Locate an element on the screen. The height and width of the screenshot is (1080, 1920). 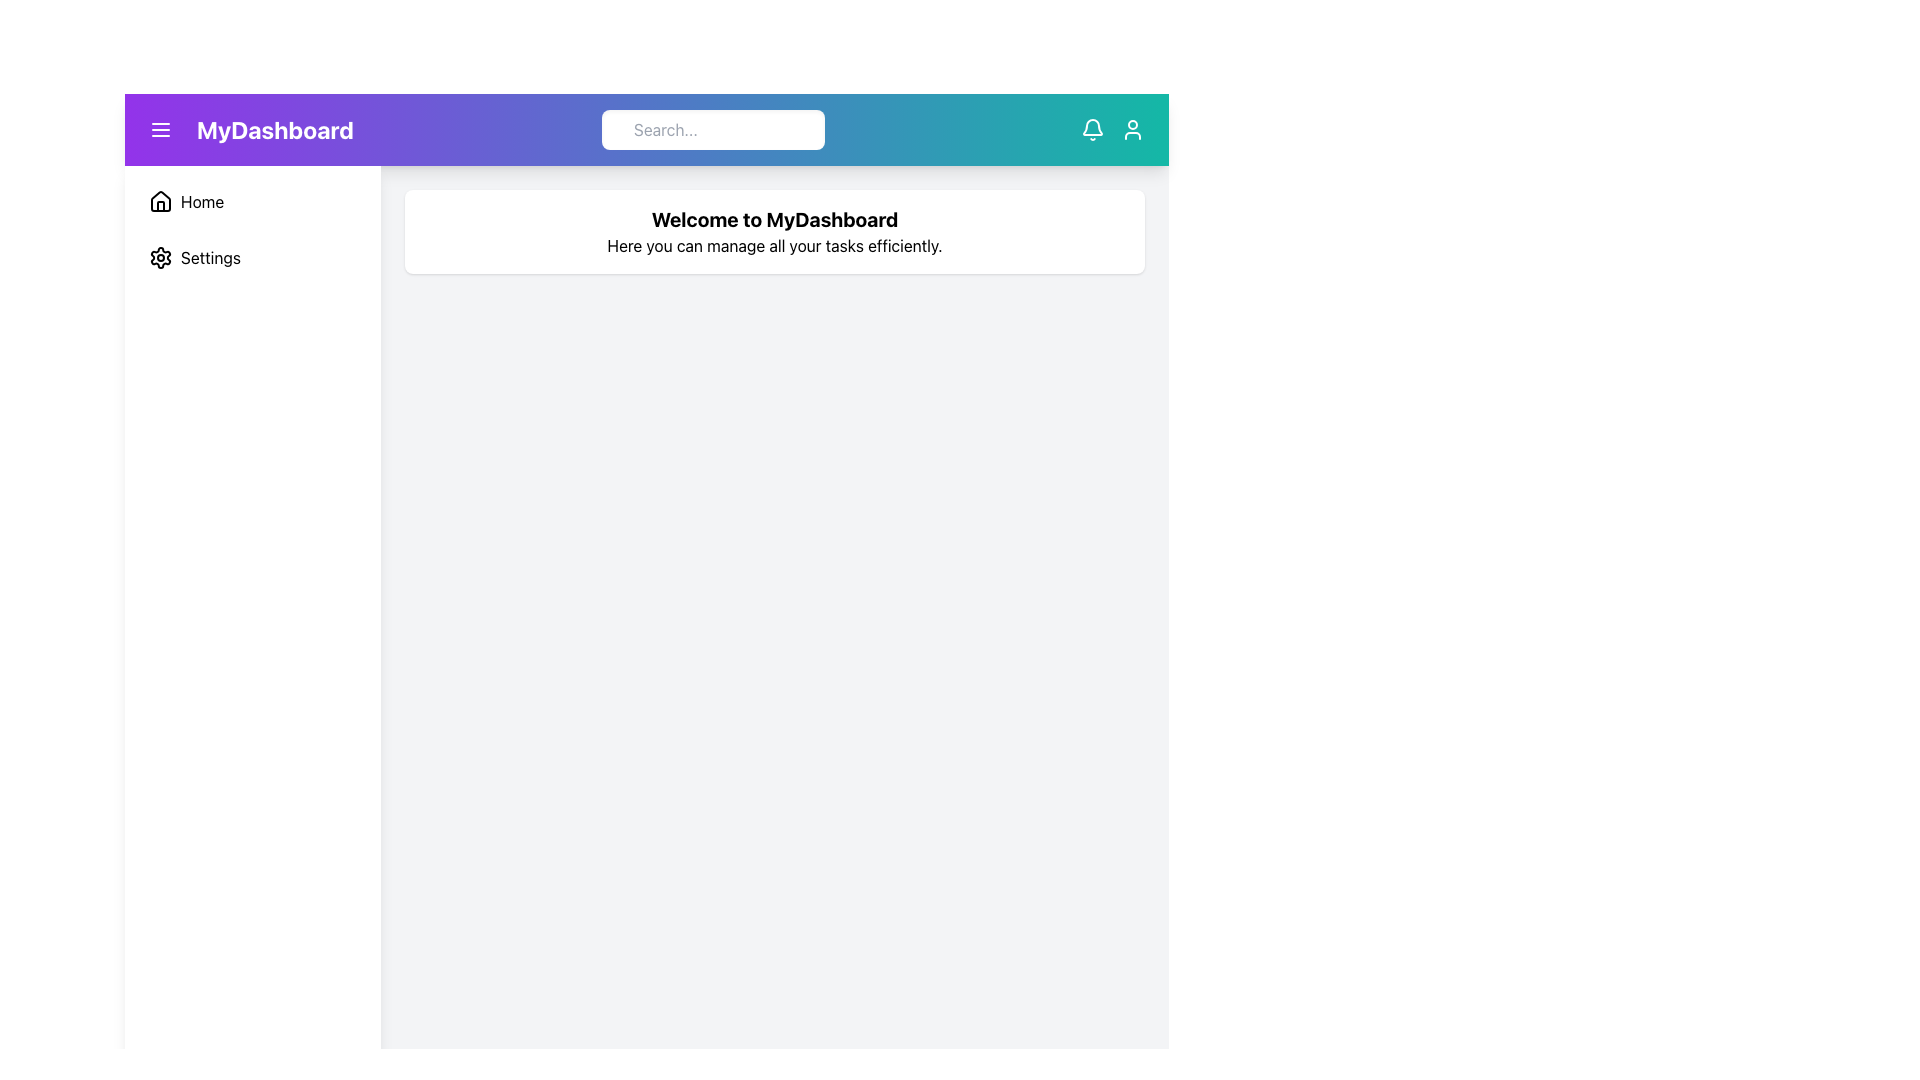
the 'Settings' button in the vertical navigation menu by is located at coordinates (252, 257).